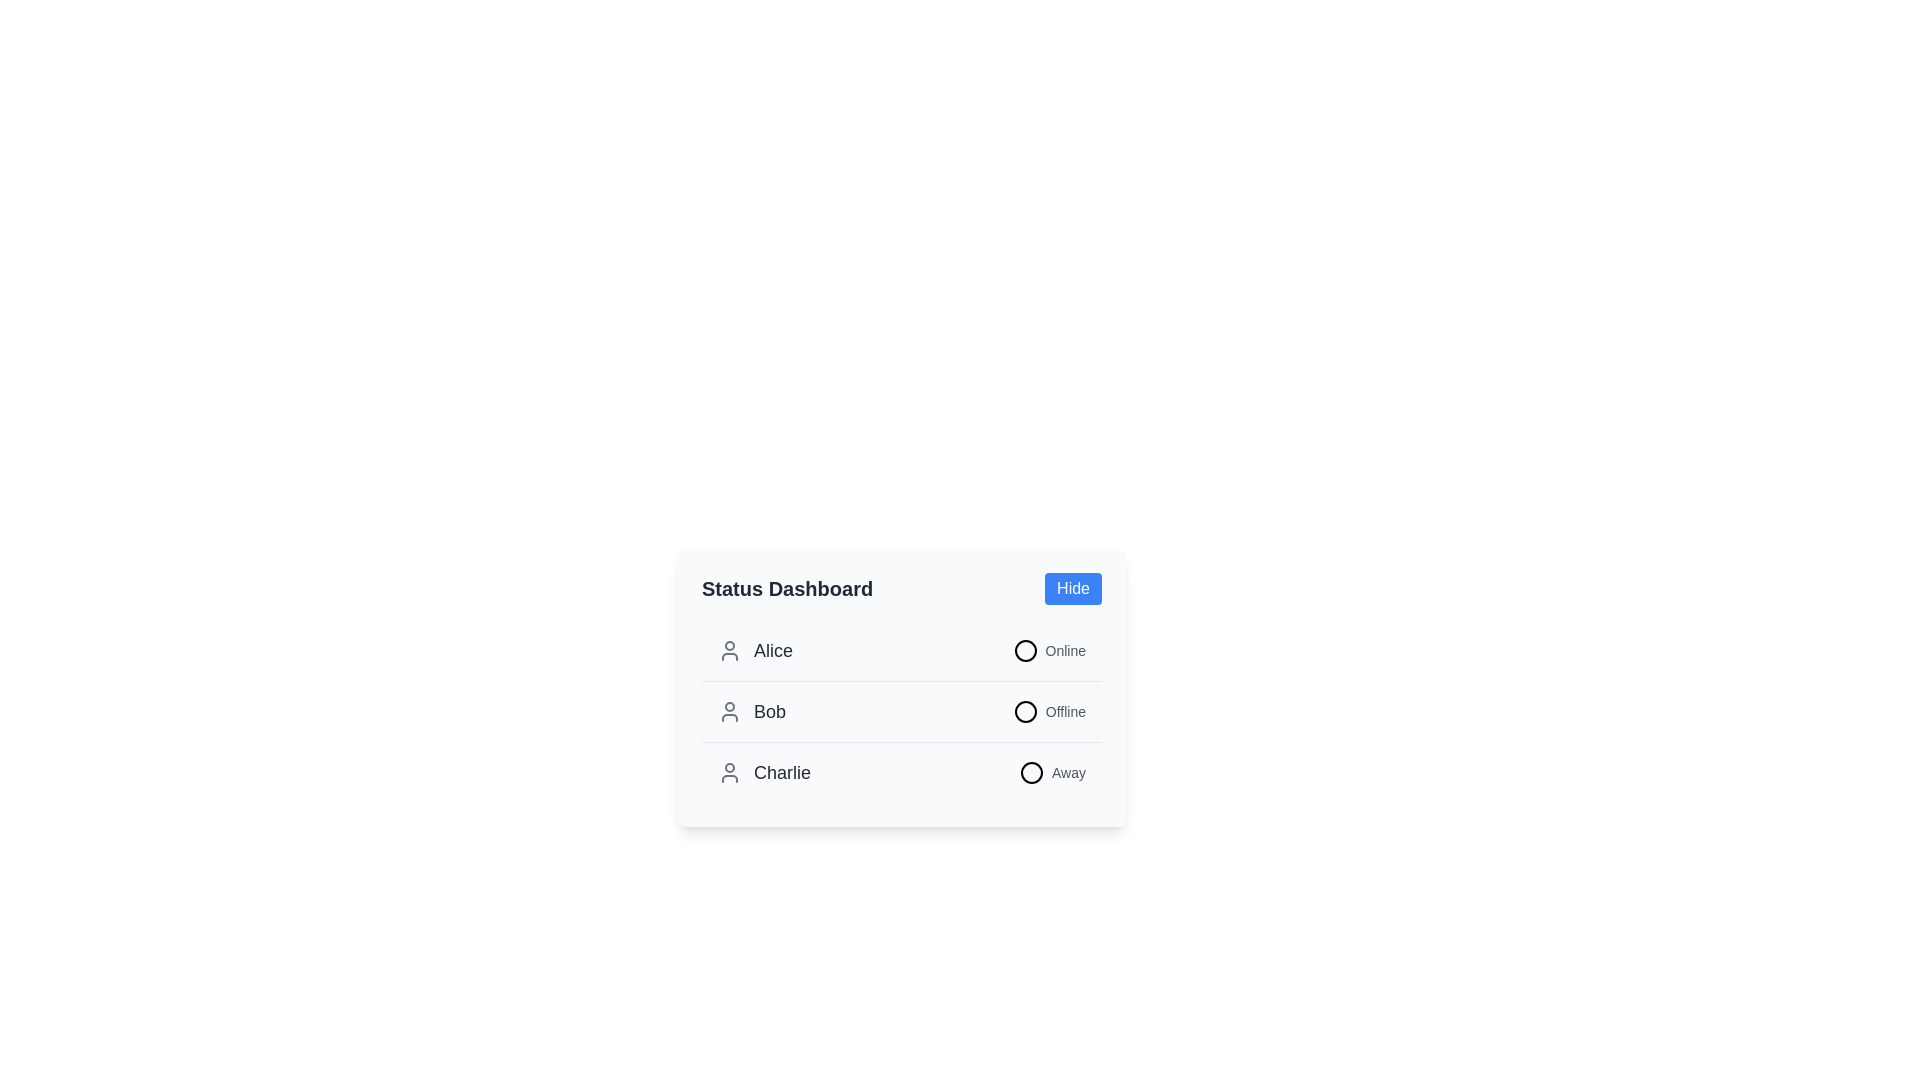 The width and height of the screenshot is (1920, 1080). Describe the element at coordinates (1064, 651) in the screenshot. I see `the text label that displays 'Online' in light gray color, located in the row associated with 'Alice' in the 'Status Dashboard', positioned to the right of a circular status indicator` at that location.